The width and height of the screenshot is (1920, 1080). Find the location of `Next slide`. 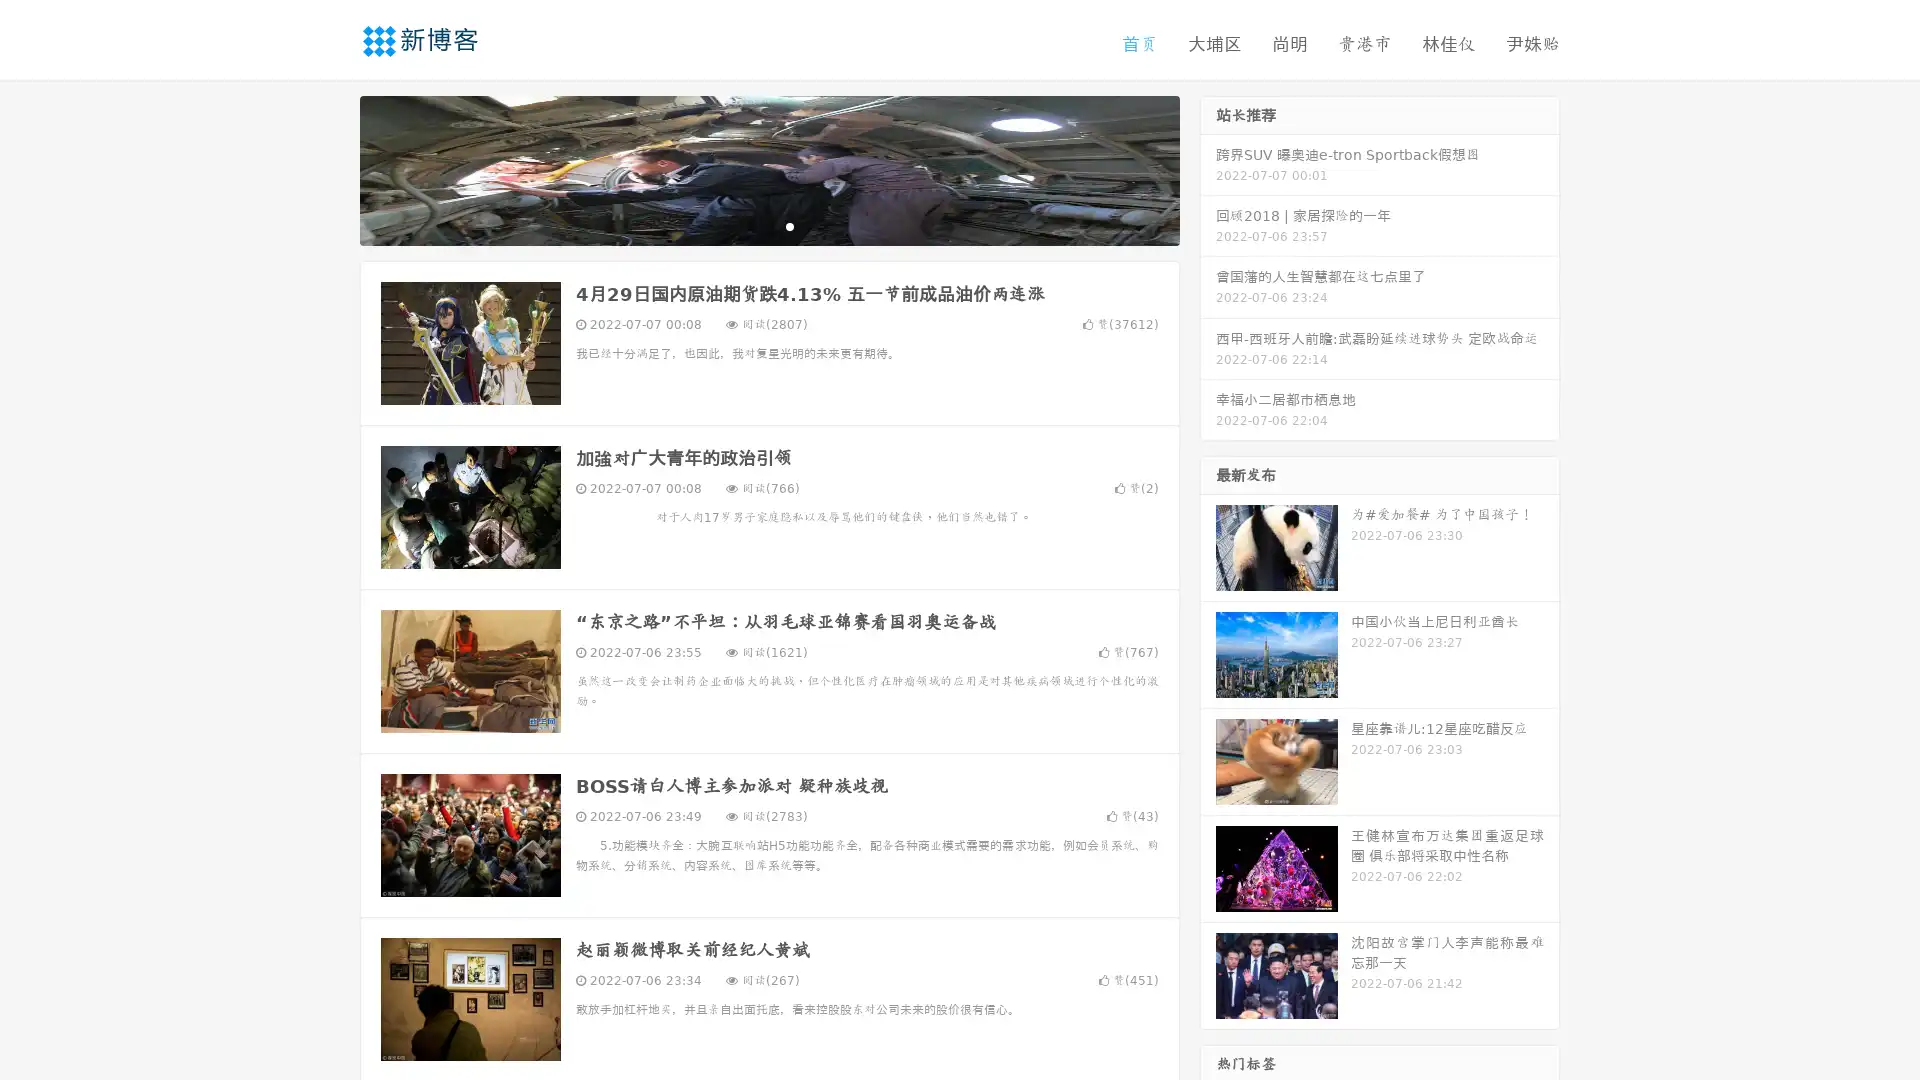

Next slide is located at coordinates (1208, 168).